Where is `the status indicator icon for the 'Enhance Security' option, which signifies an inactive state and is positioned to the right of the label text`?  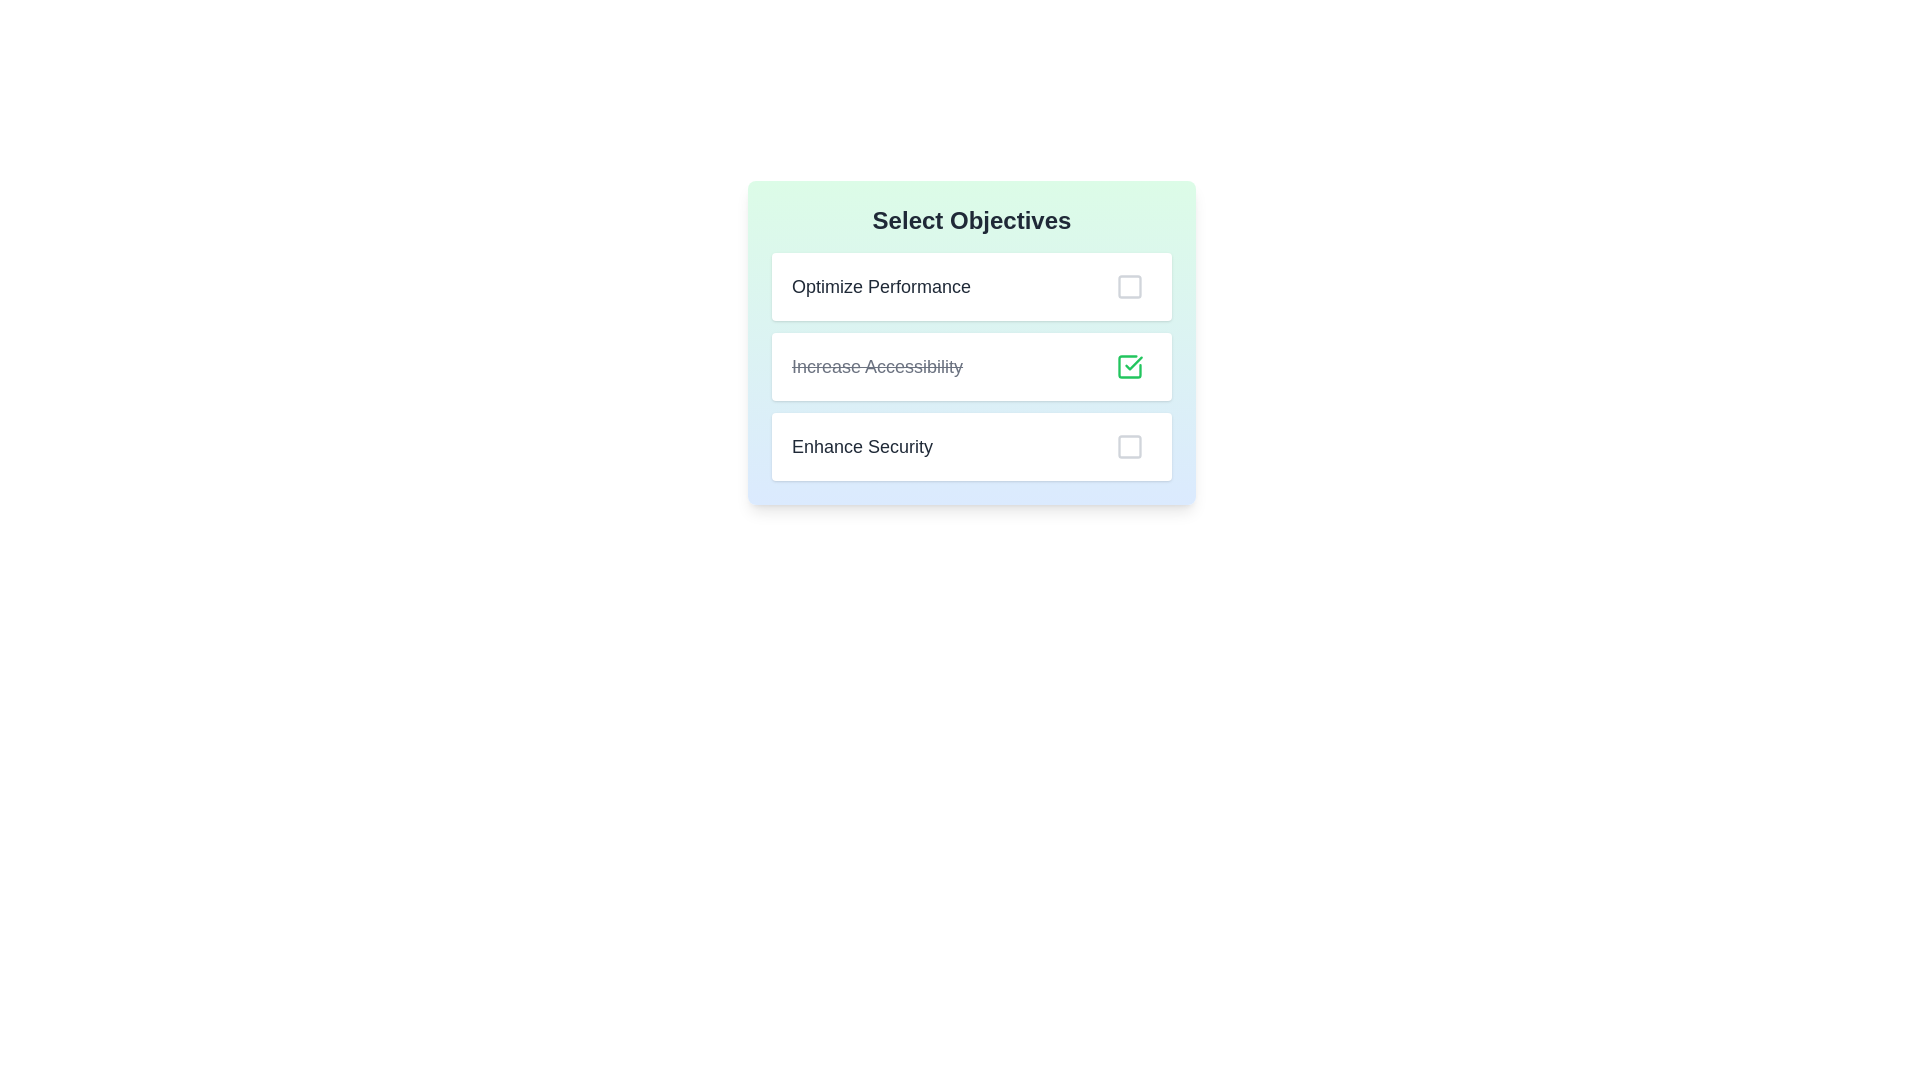
the status indicator icon for the 'Enhance Security' option, which signifies an inactive state and is positioned to the right of the label text is located at coordinates (1129, 446).